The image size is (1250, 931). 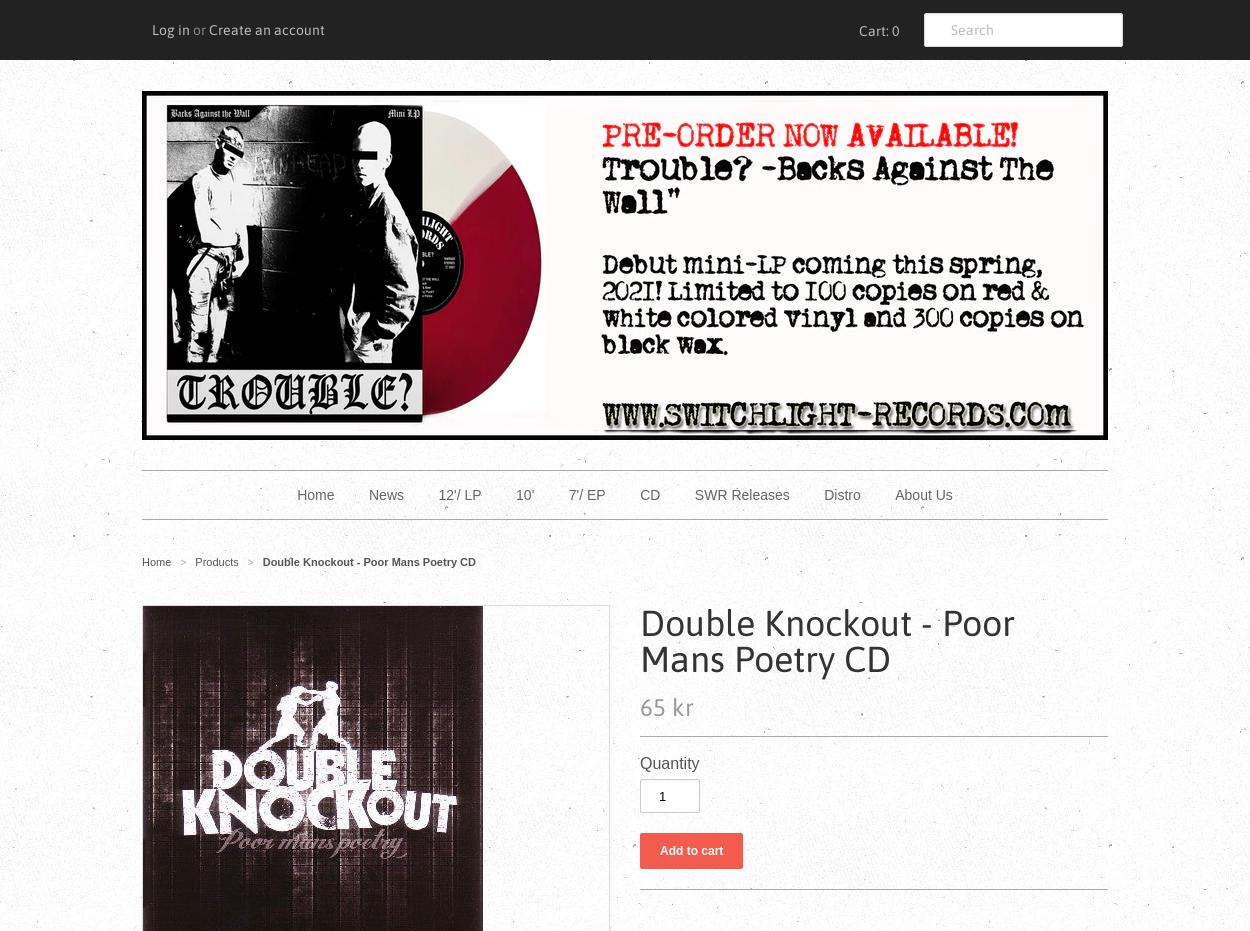 What do you see at coordinates (640, 763) in the screenshot?
I see `'Quantity'` at bounding box center [640, 763].